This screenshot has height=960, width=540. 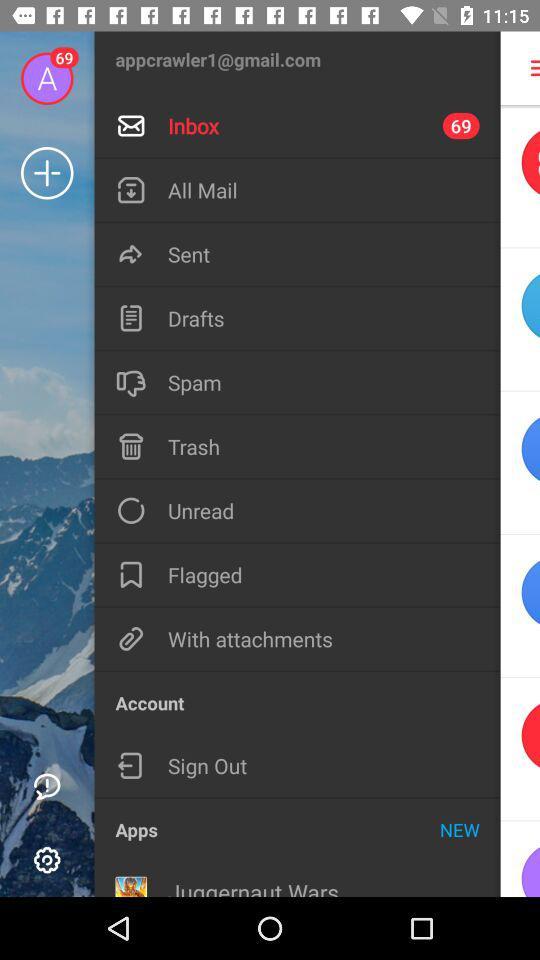 I want to click on the arrow_backward icon, so click(x=520, y=175).